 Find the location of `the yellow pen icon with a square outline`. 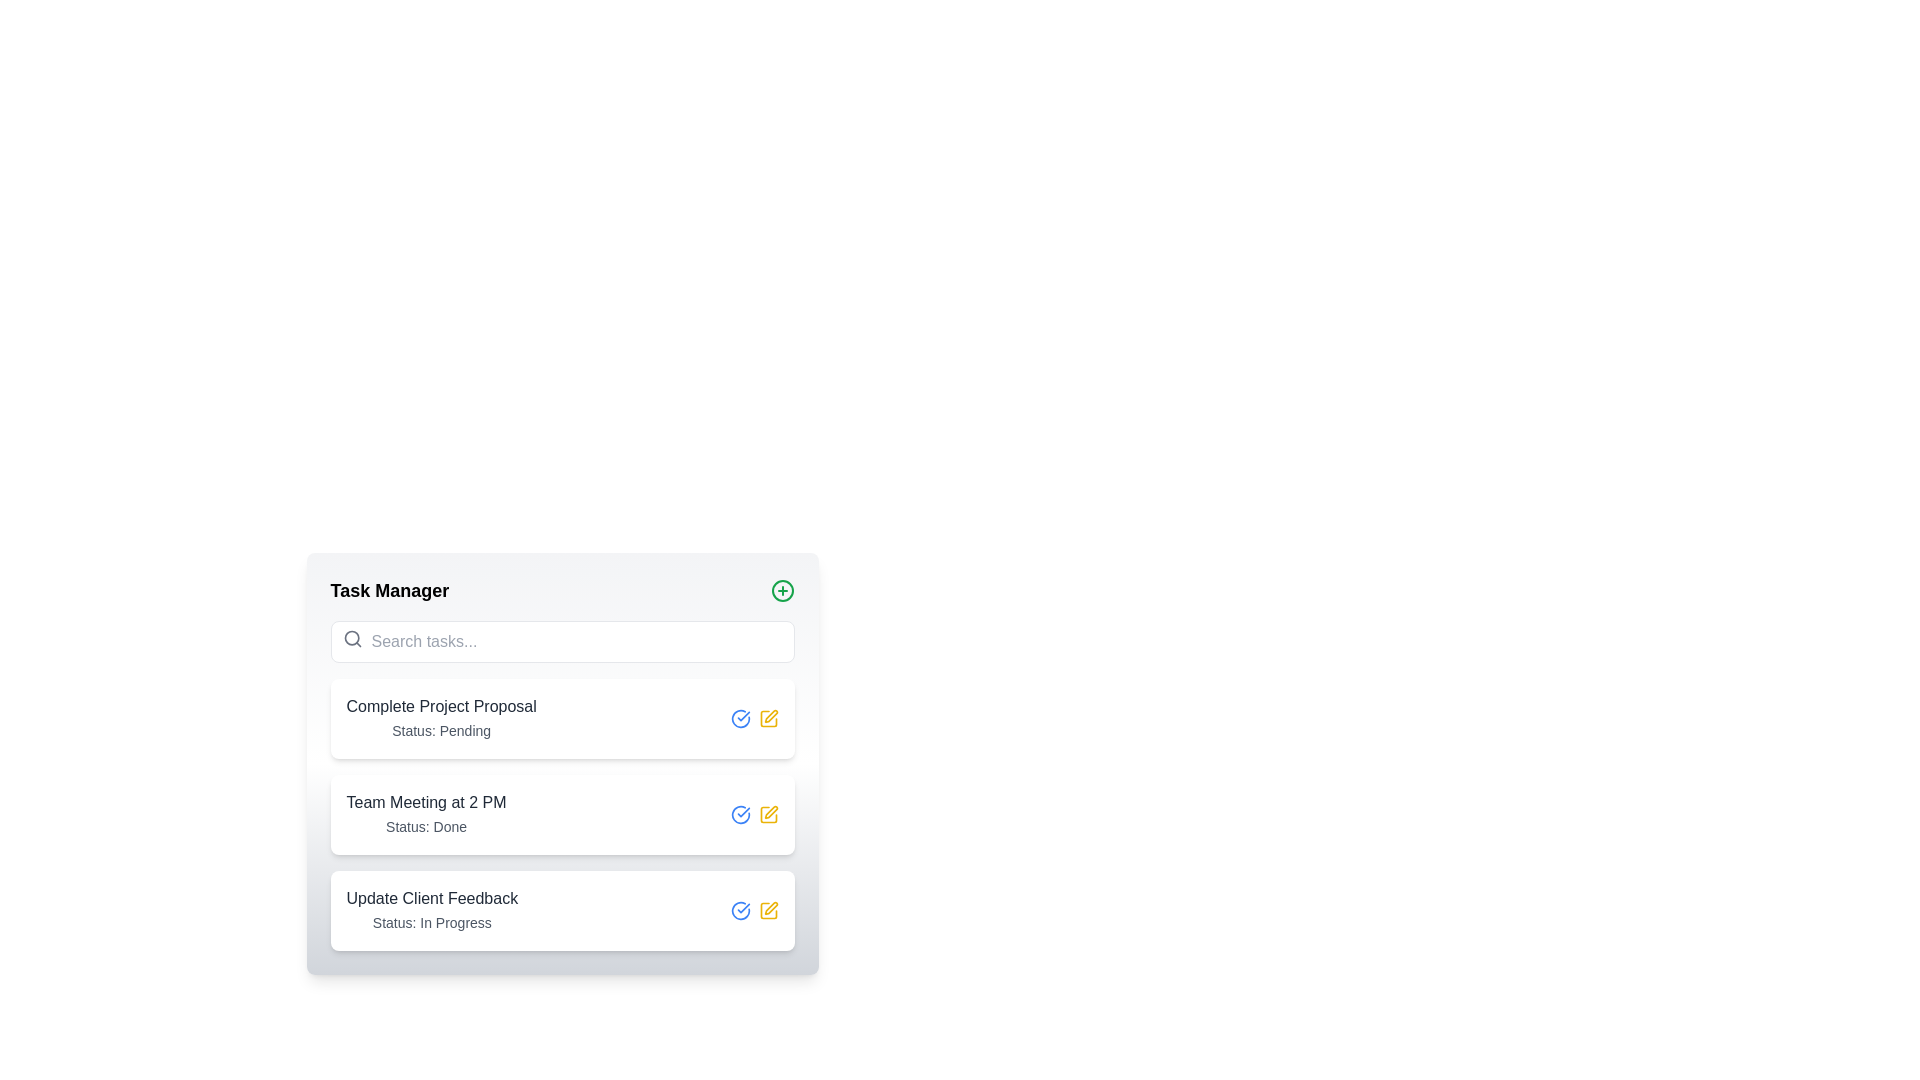

the yellow pen icon with a square outline is located at coordinates (767, 717).